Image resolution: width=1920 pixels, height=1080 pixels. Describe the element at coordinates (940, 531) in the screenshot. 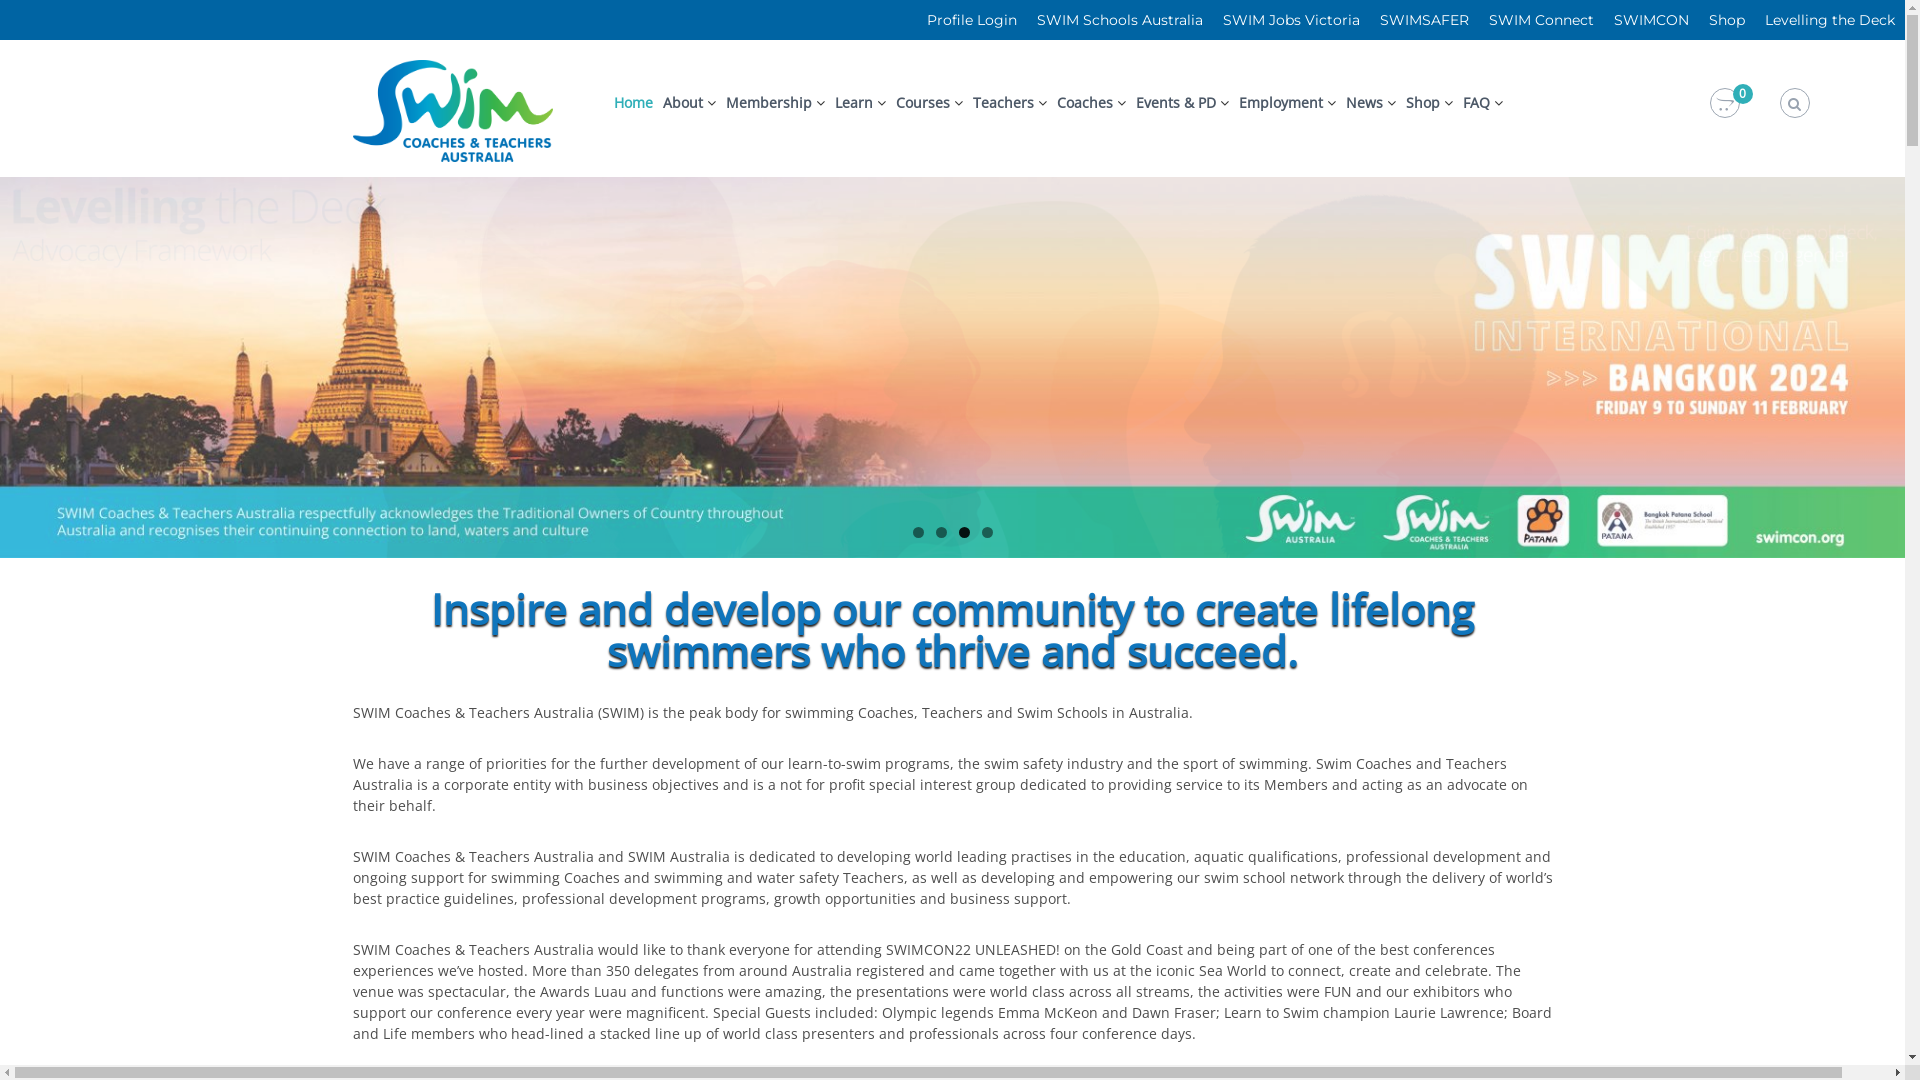

I see `'2'` at that location.